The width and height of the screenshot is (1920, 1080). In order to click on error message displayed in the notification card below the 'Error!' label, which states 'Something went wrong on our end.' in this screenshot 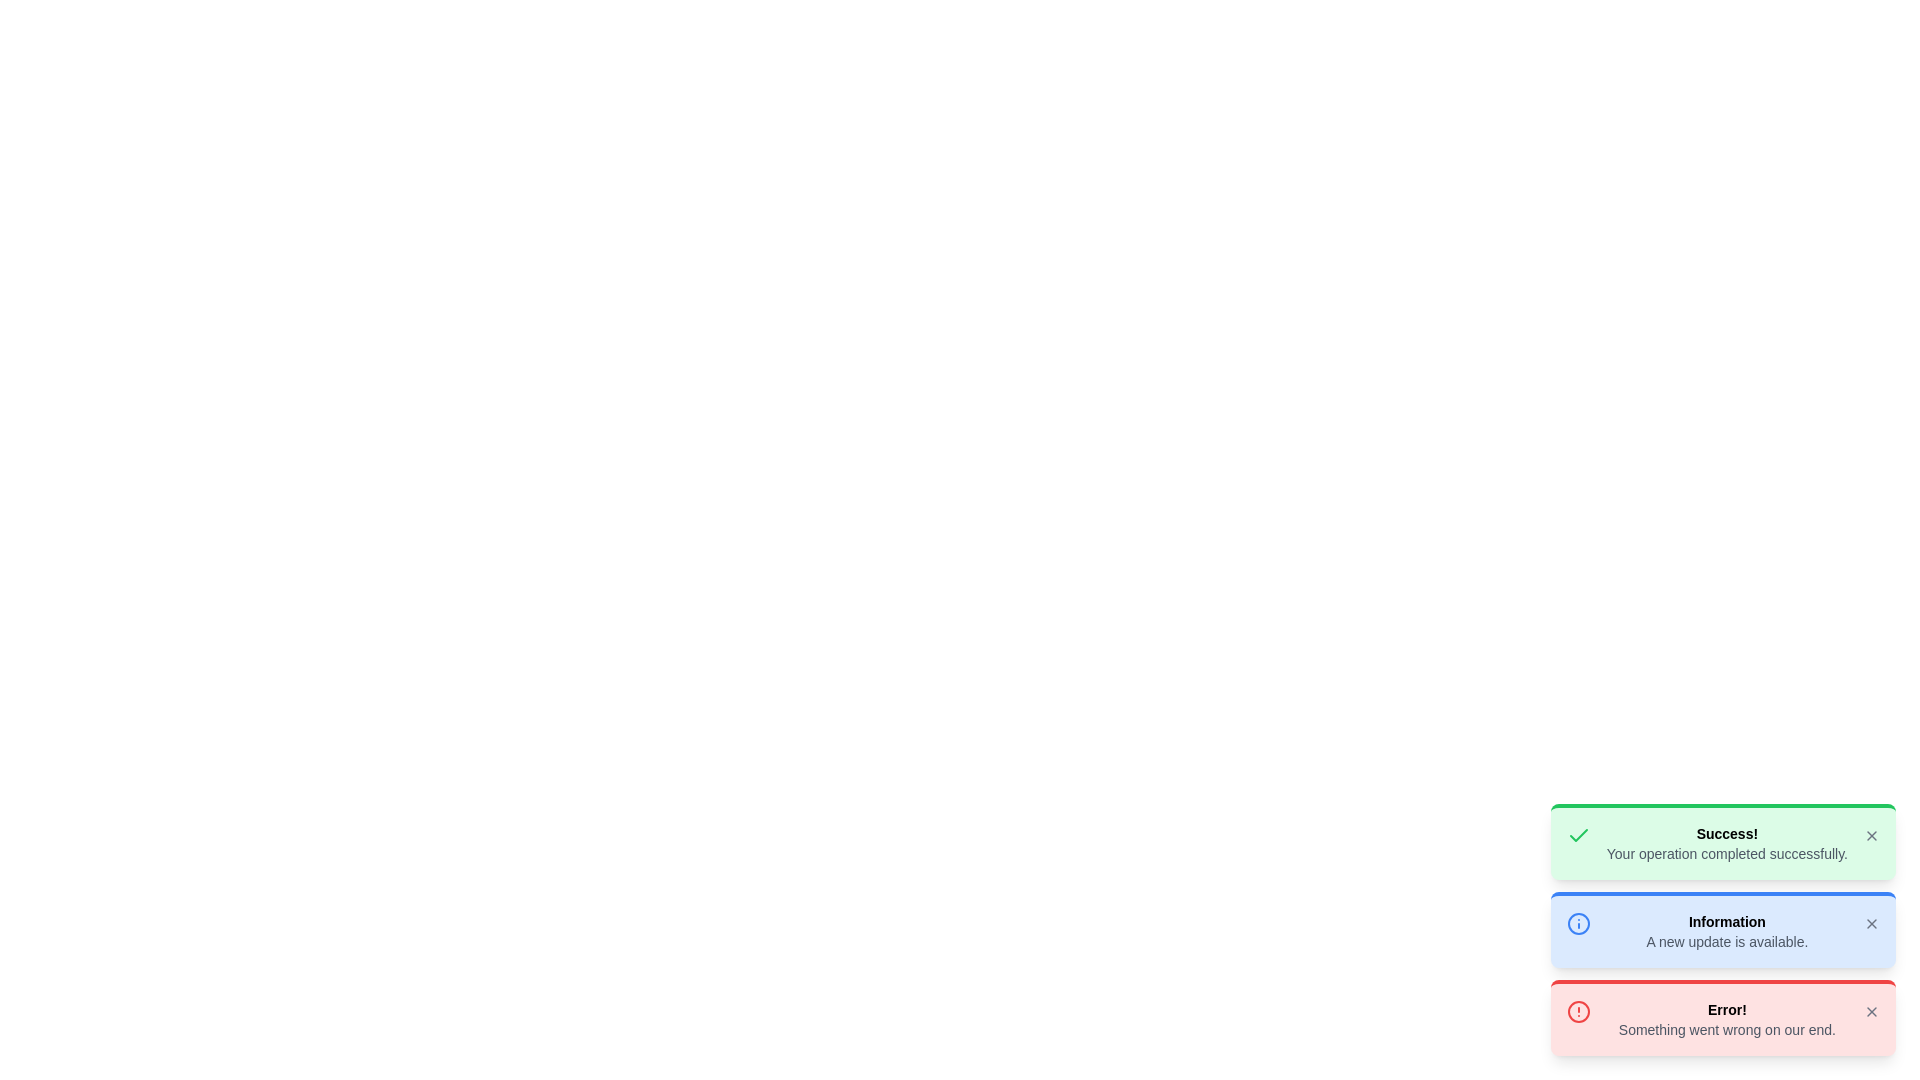, I will do `click(1726, 1029)`.